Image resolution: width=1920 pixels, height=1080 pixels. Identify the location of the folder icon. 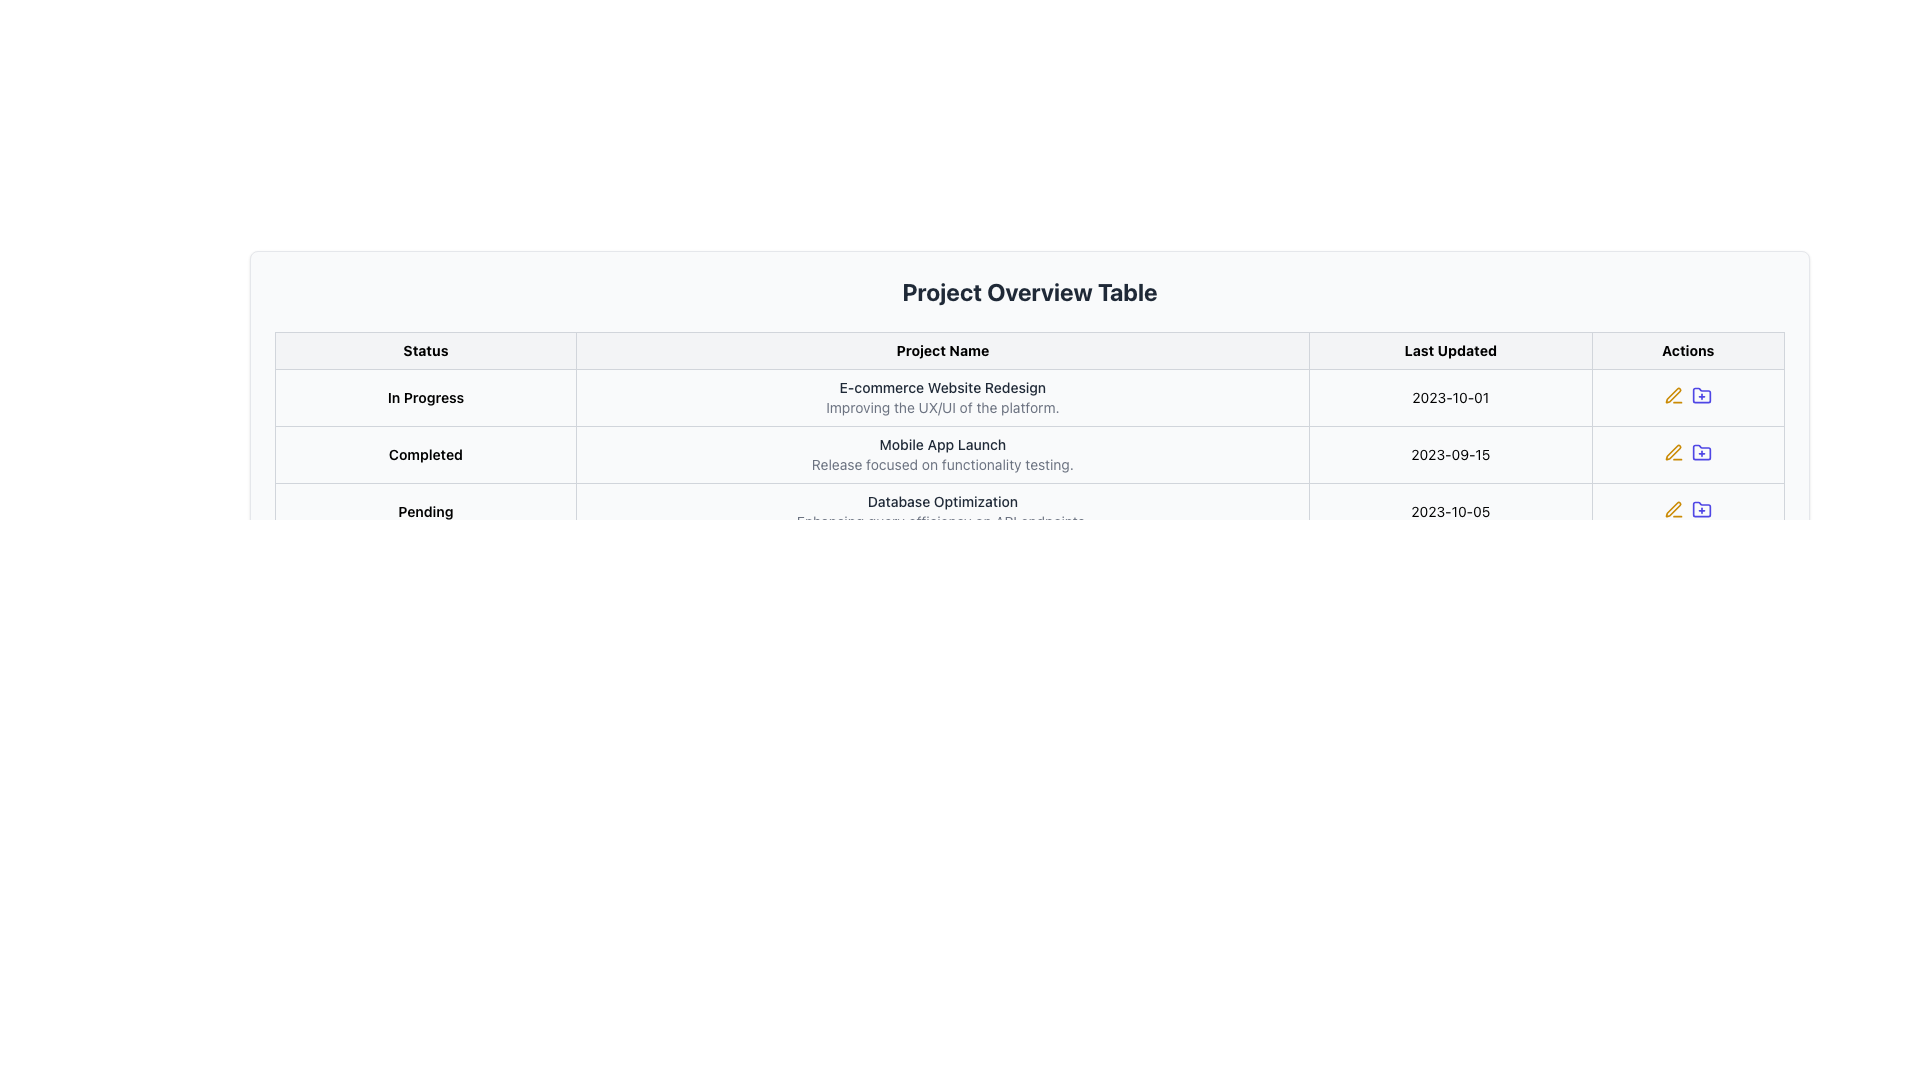
(1701, 452).